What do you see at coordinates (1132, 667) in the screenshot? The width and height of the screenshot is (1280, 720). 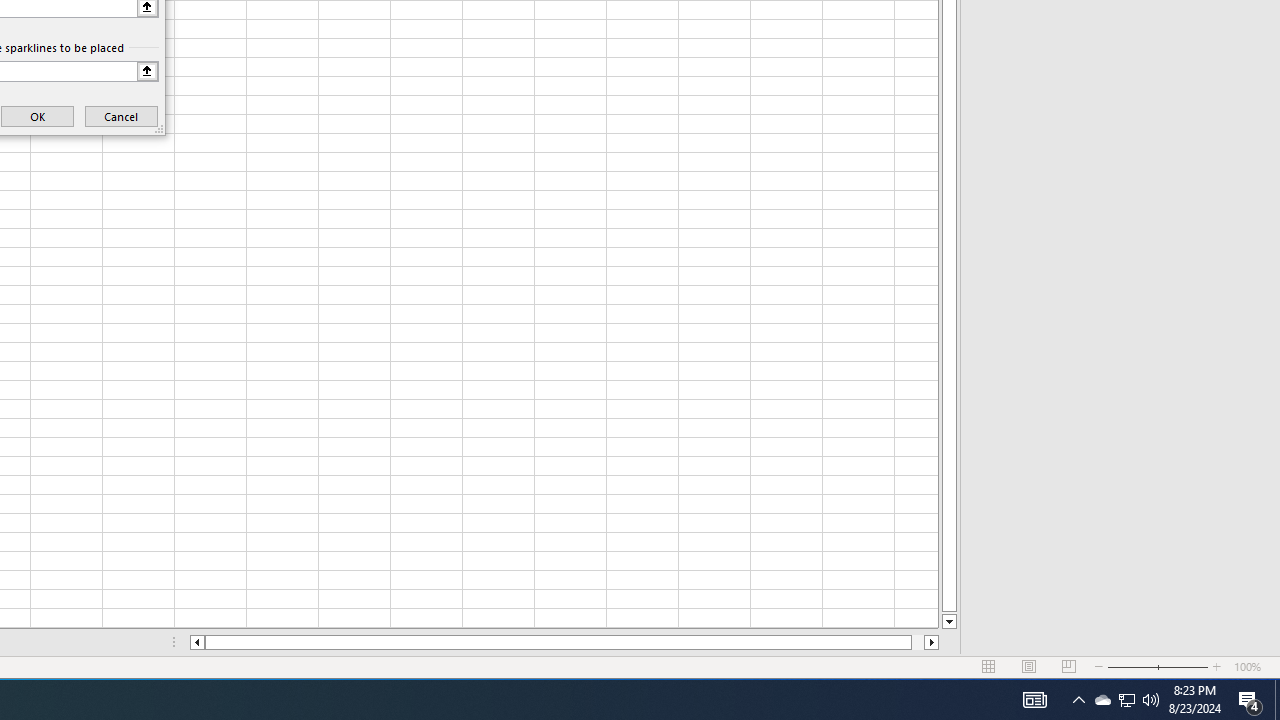 I see `'Zoom Out'` at bounding box center [1132, 667].